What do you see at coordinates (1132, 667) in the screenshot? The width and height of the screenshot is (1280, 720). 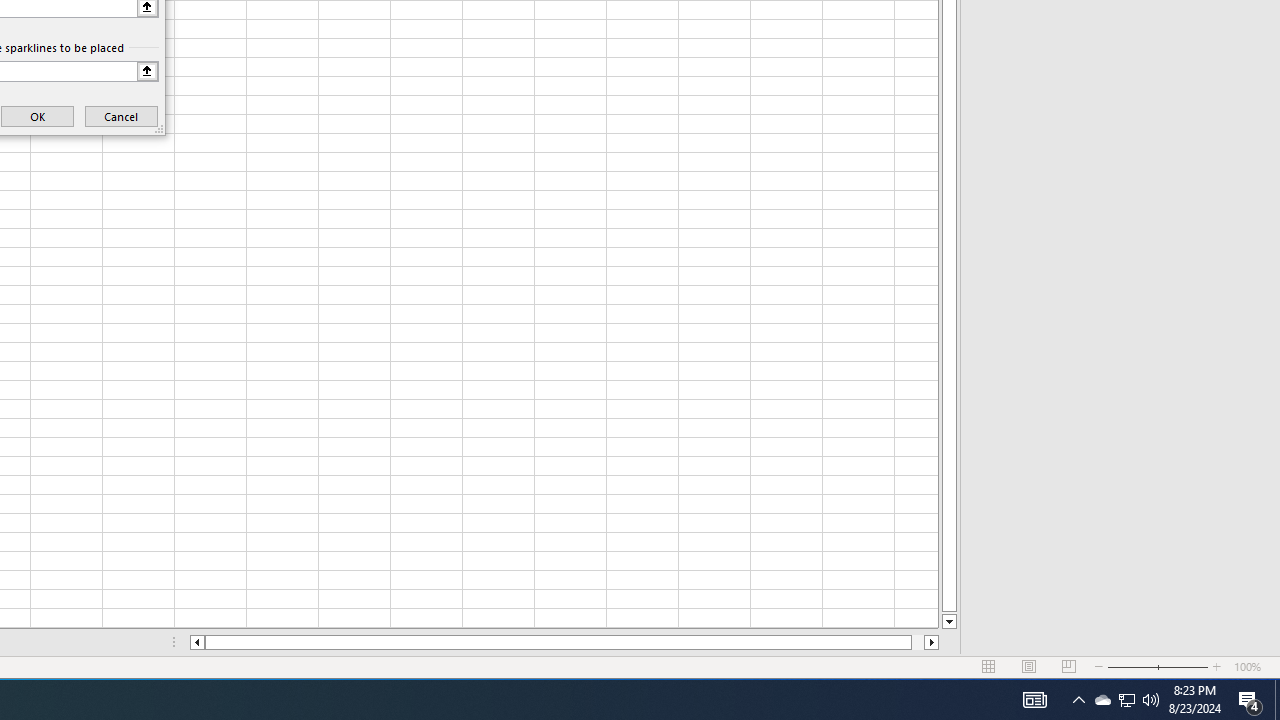 I see `'Zoom Out'` at bounding box center [1132, 667].